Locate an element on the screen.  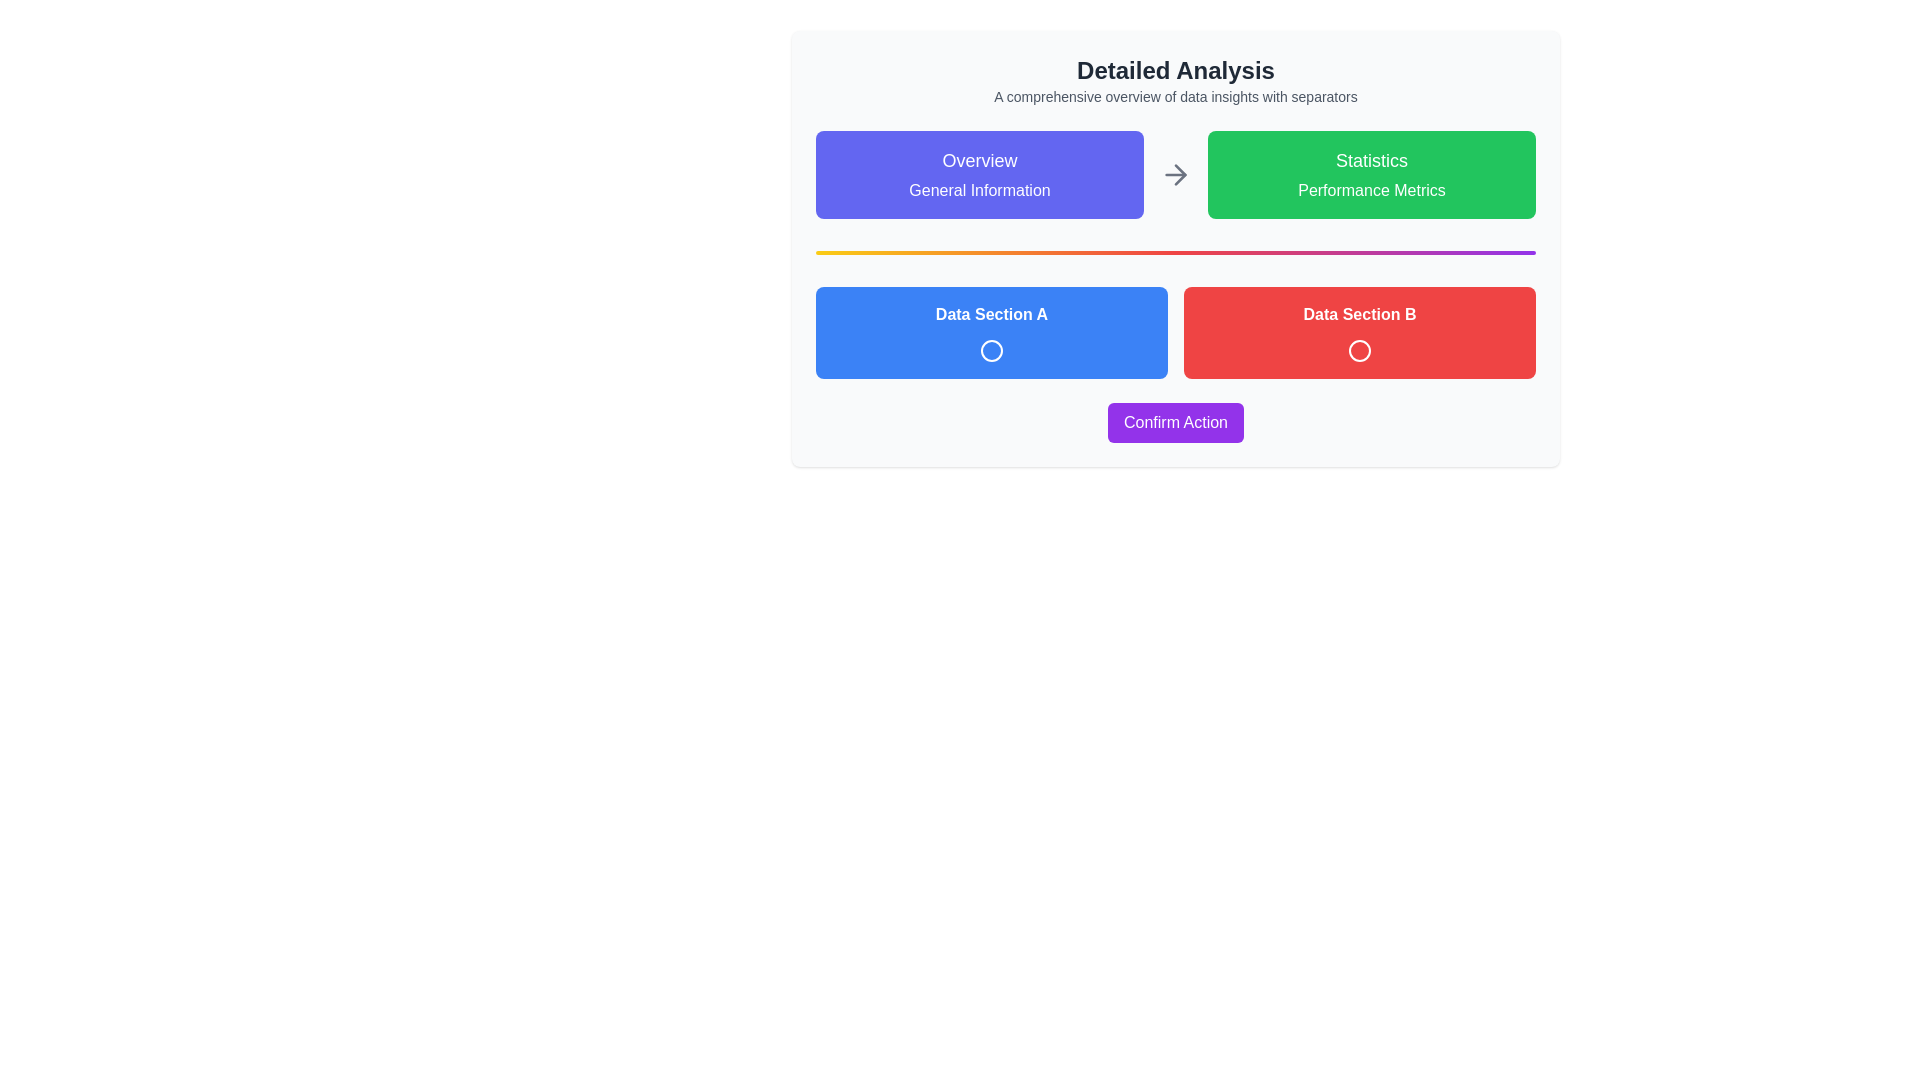
the text label 'Data Section A' which is styled with a medium-sized, bold font and is positioned within a blue, rounded rectangular button, indicating it is a section header or navigation item is located at coordinates (992, 315).